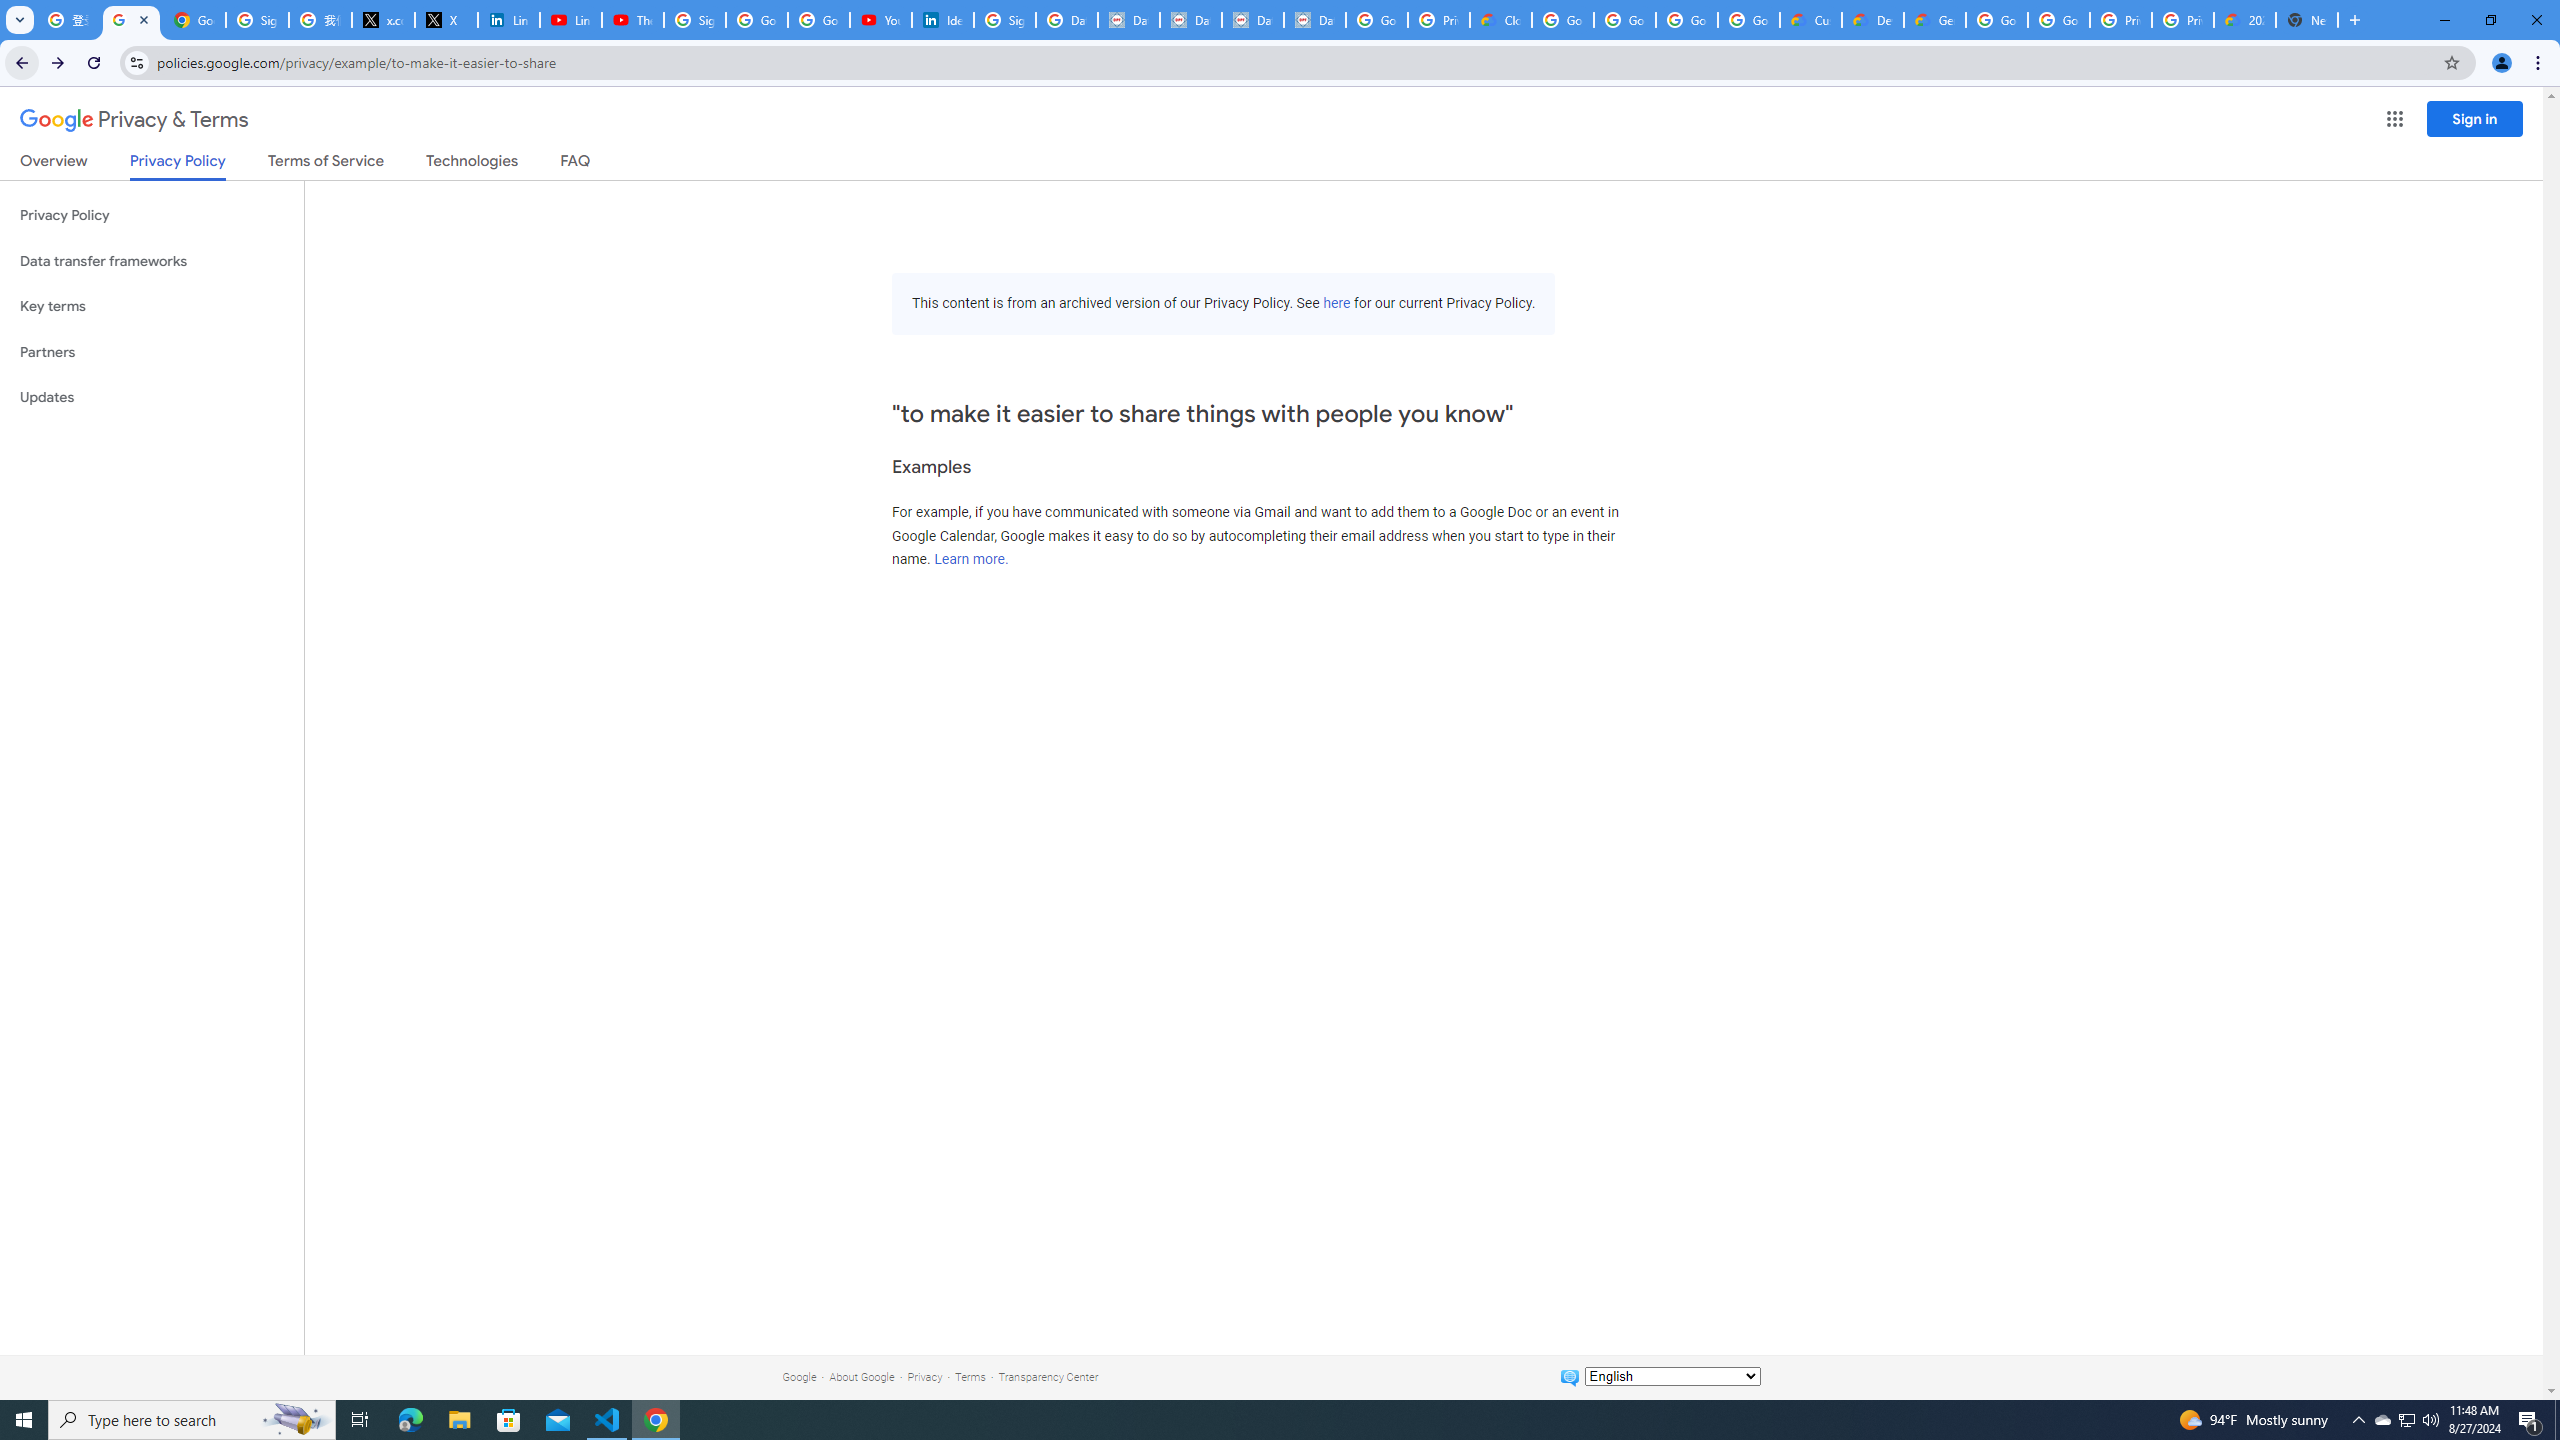 The height and width of the screenshot is (1440, 2560). Describe the element at coordinates (1500, 19) in the screenshot. I see `'Cloud Data Processing Addendum | Google Cloud'` at that location.